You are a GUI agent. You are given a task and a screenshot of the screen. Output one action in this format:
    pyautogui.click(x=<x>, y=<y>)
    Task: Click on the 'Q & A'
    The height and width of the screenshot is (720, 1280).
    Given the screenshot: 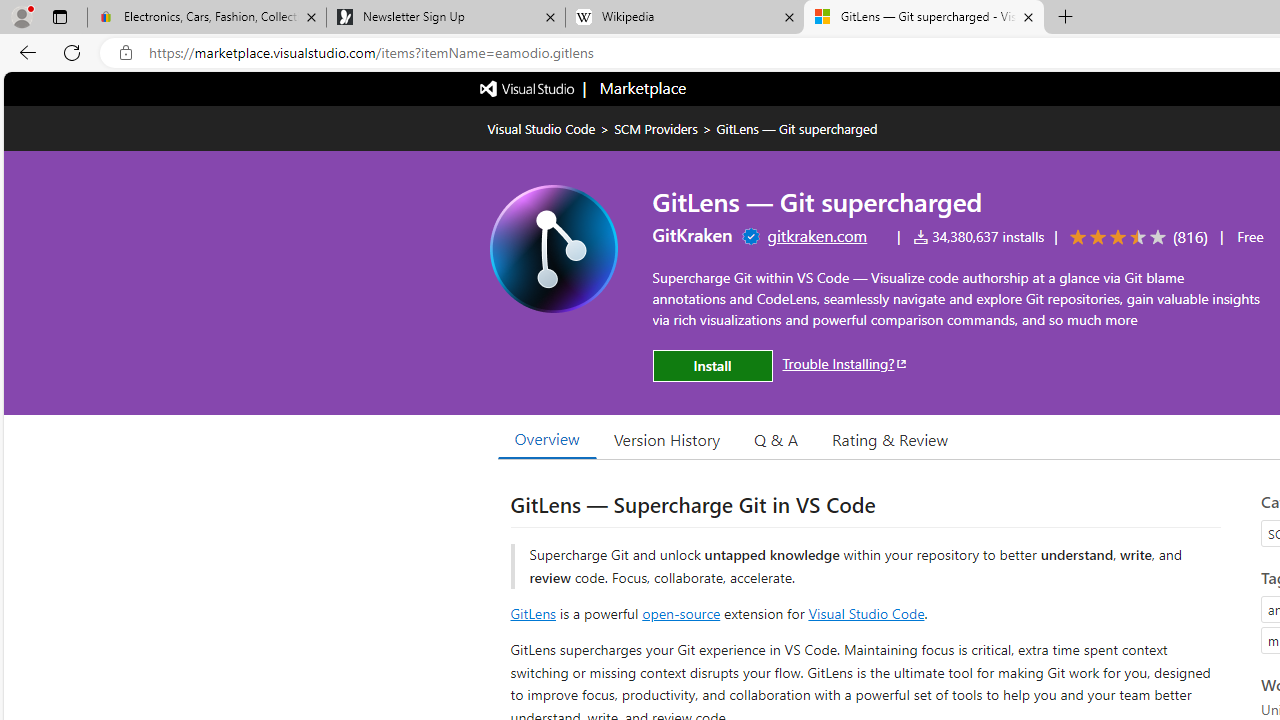 What is the action you would take?
    pyautogui.click(x=775, y=438)
    